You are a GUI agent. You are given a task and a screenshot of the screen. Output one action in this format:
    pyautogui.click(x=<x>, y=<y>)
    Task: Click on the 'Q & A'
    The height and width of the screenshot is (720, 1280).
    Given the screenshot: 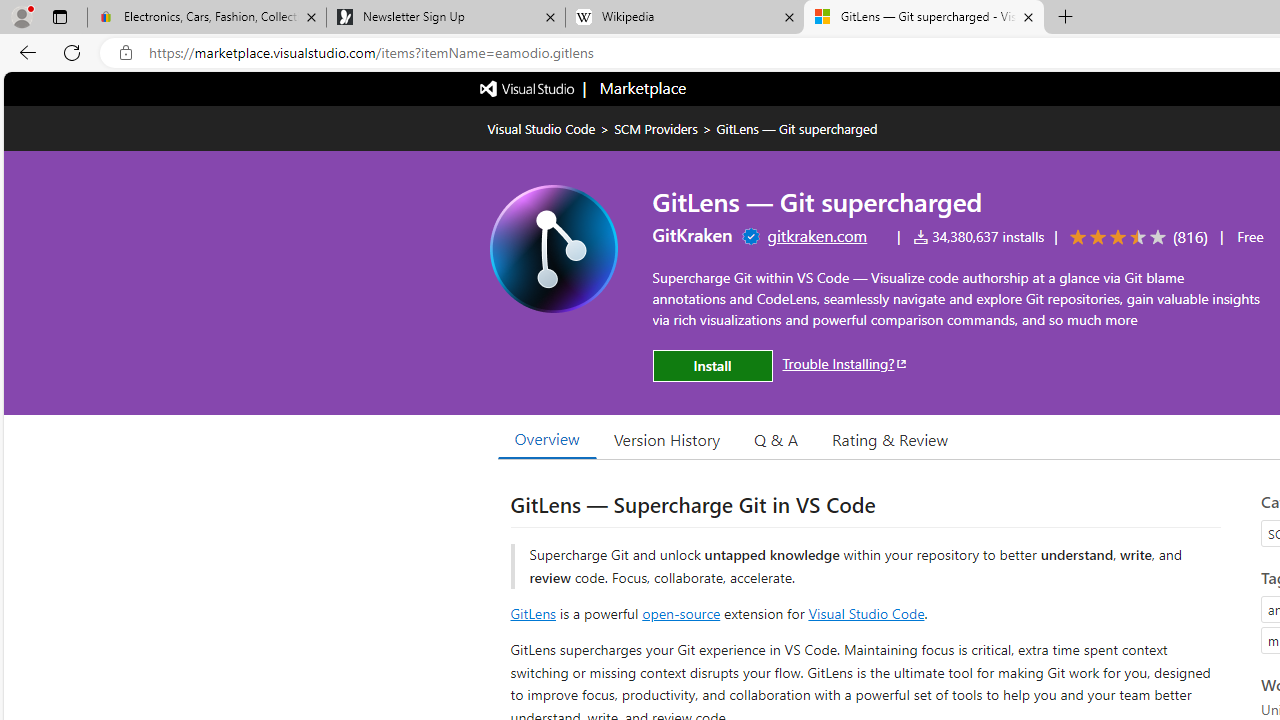 What is the action you would take?
    pyautogui.click(x=775, y=438)
    